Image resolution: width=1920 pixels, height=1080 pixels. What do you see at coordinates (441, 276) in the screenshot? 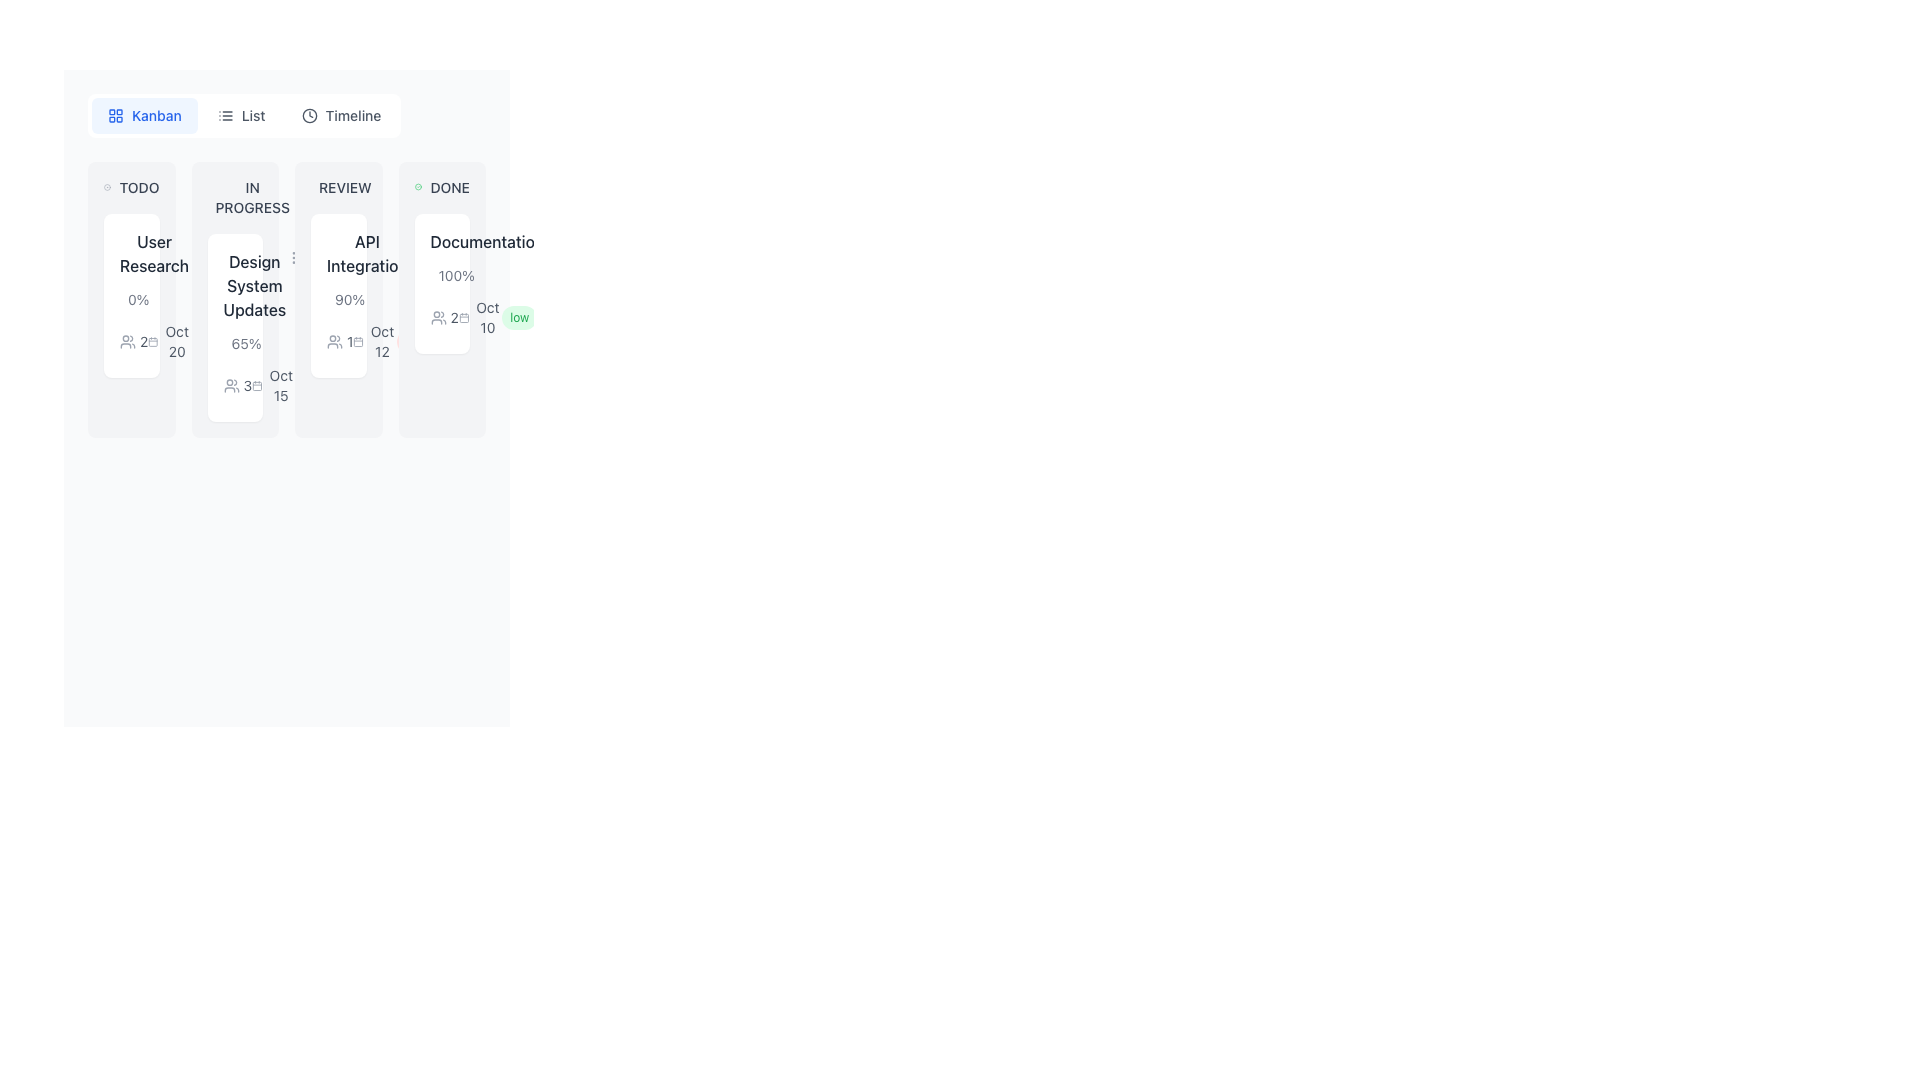
I see `the progress indicator label displaying the percentage value located near the top of the 'Documentation' card under the 'DONE' column in the Kanban view` at bounding box center [441, 276].